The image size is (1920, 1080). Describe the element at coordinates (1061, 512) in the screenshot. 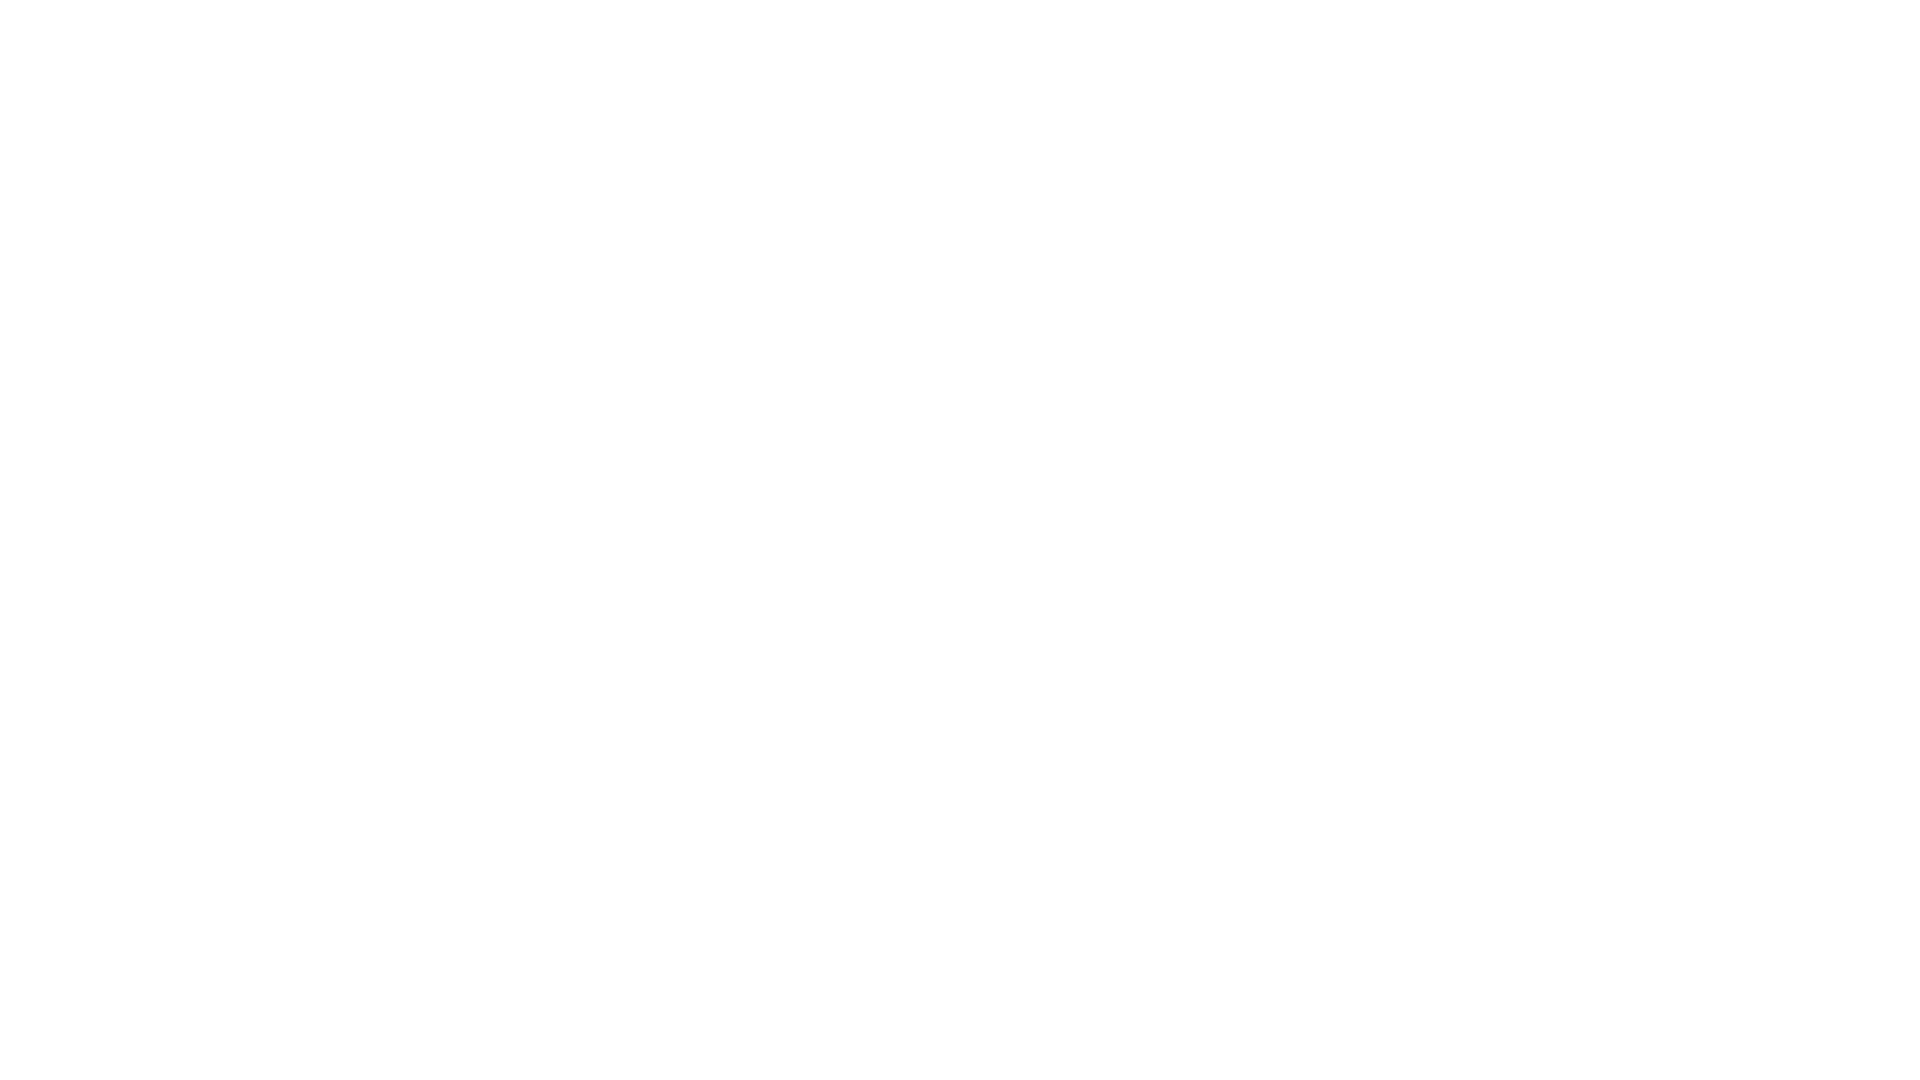

I see `July` at that location.